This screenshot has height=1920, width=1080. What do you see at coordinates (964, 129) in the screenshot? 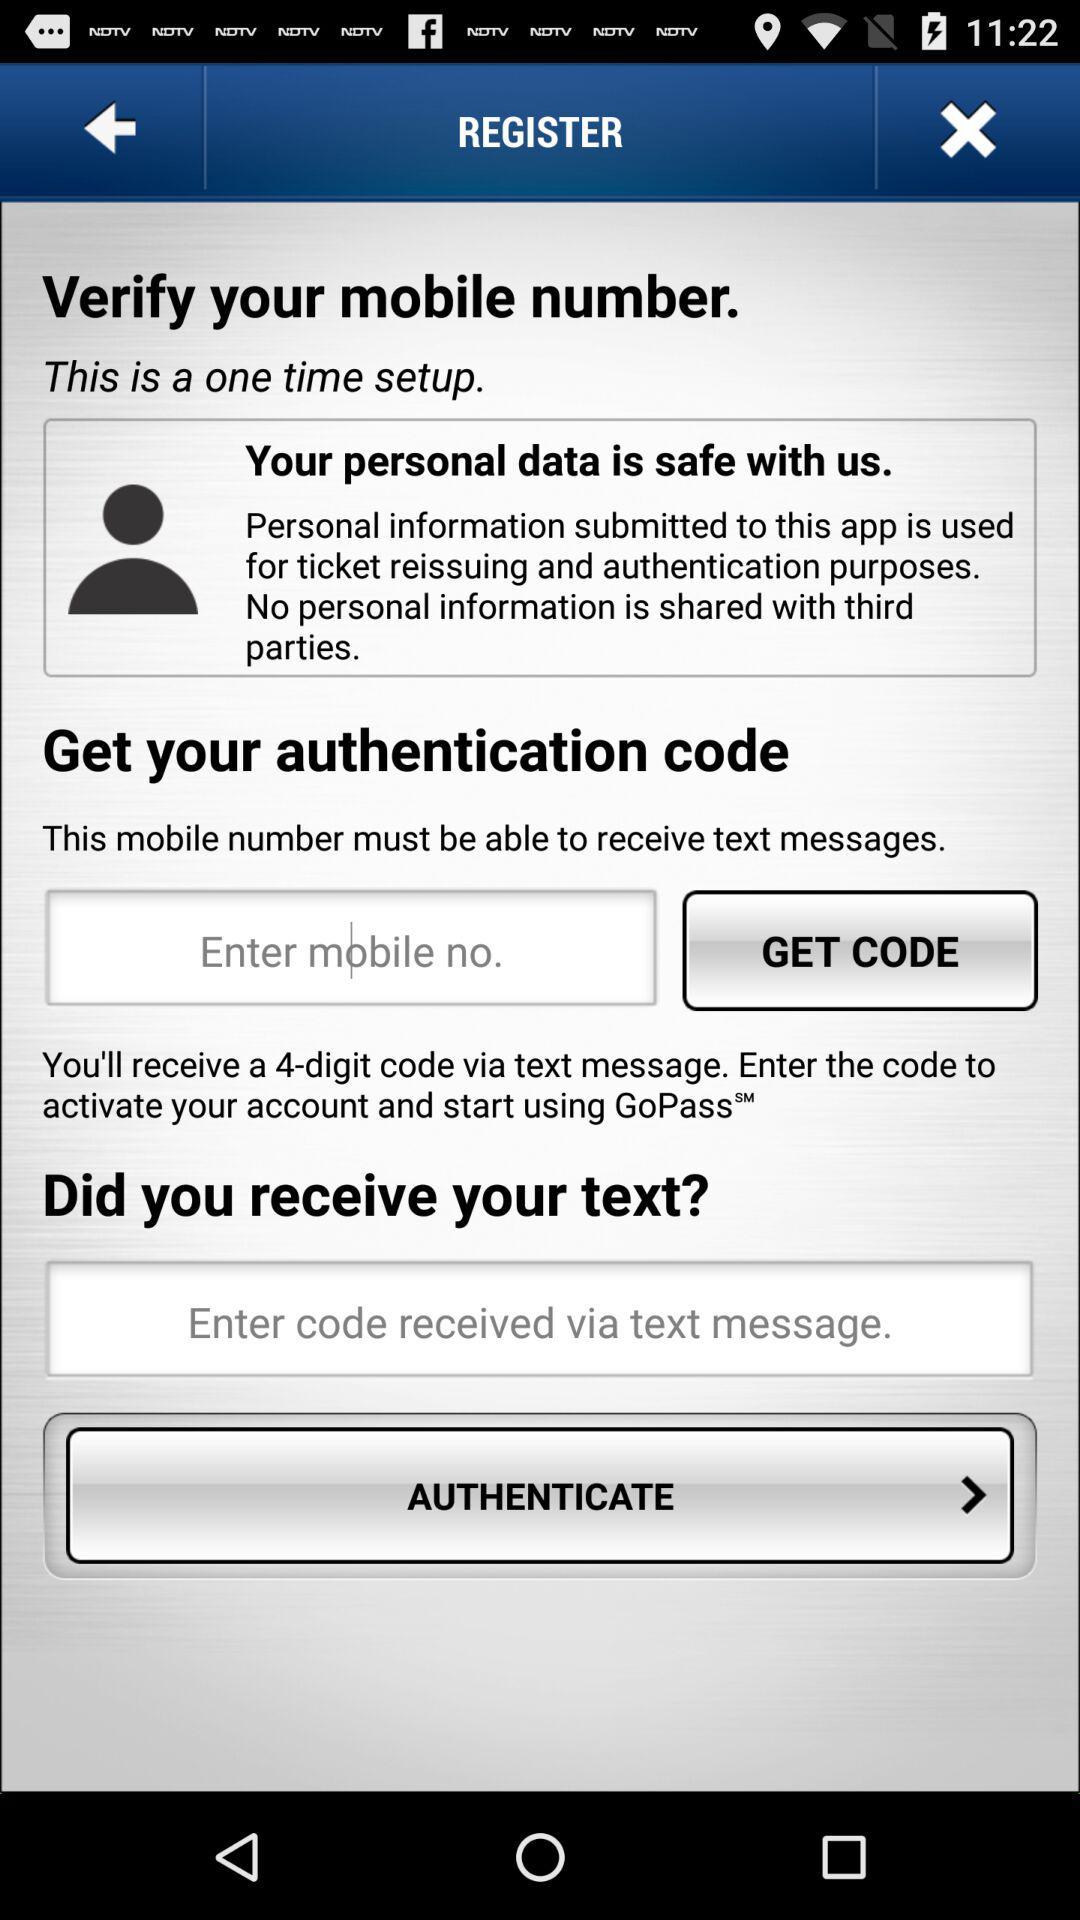
I see `button at the top right corner` at bounding box center [964, 129].